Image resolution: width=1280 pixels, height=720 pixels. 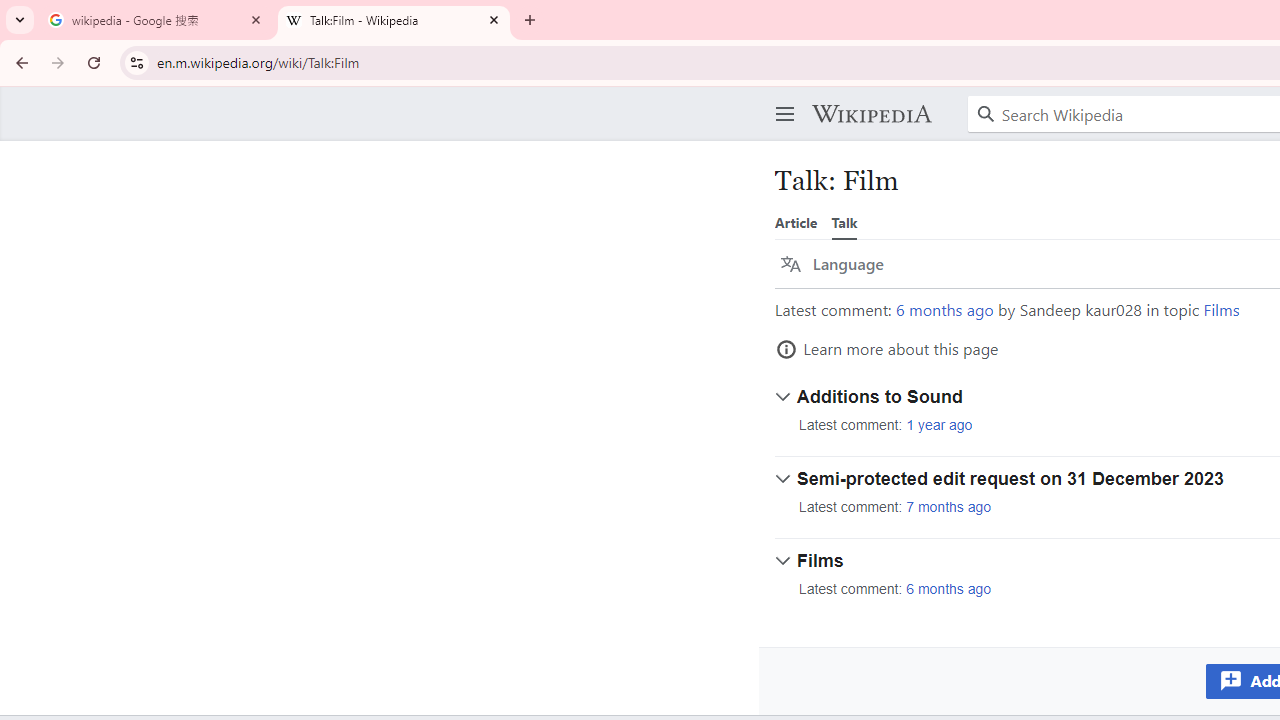 I want to click on 'Article', so click(x=795, y=222).